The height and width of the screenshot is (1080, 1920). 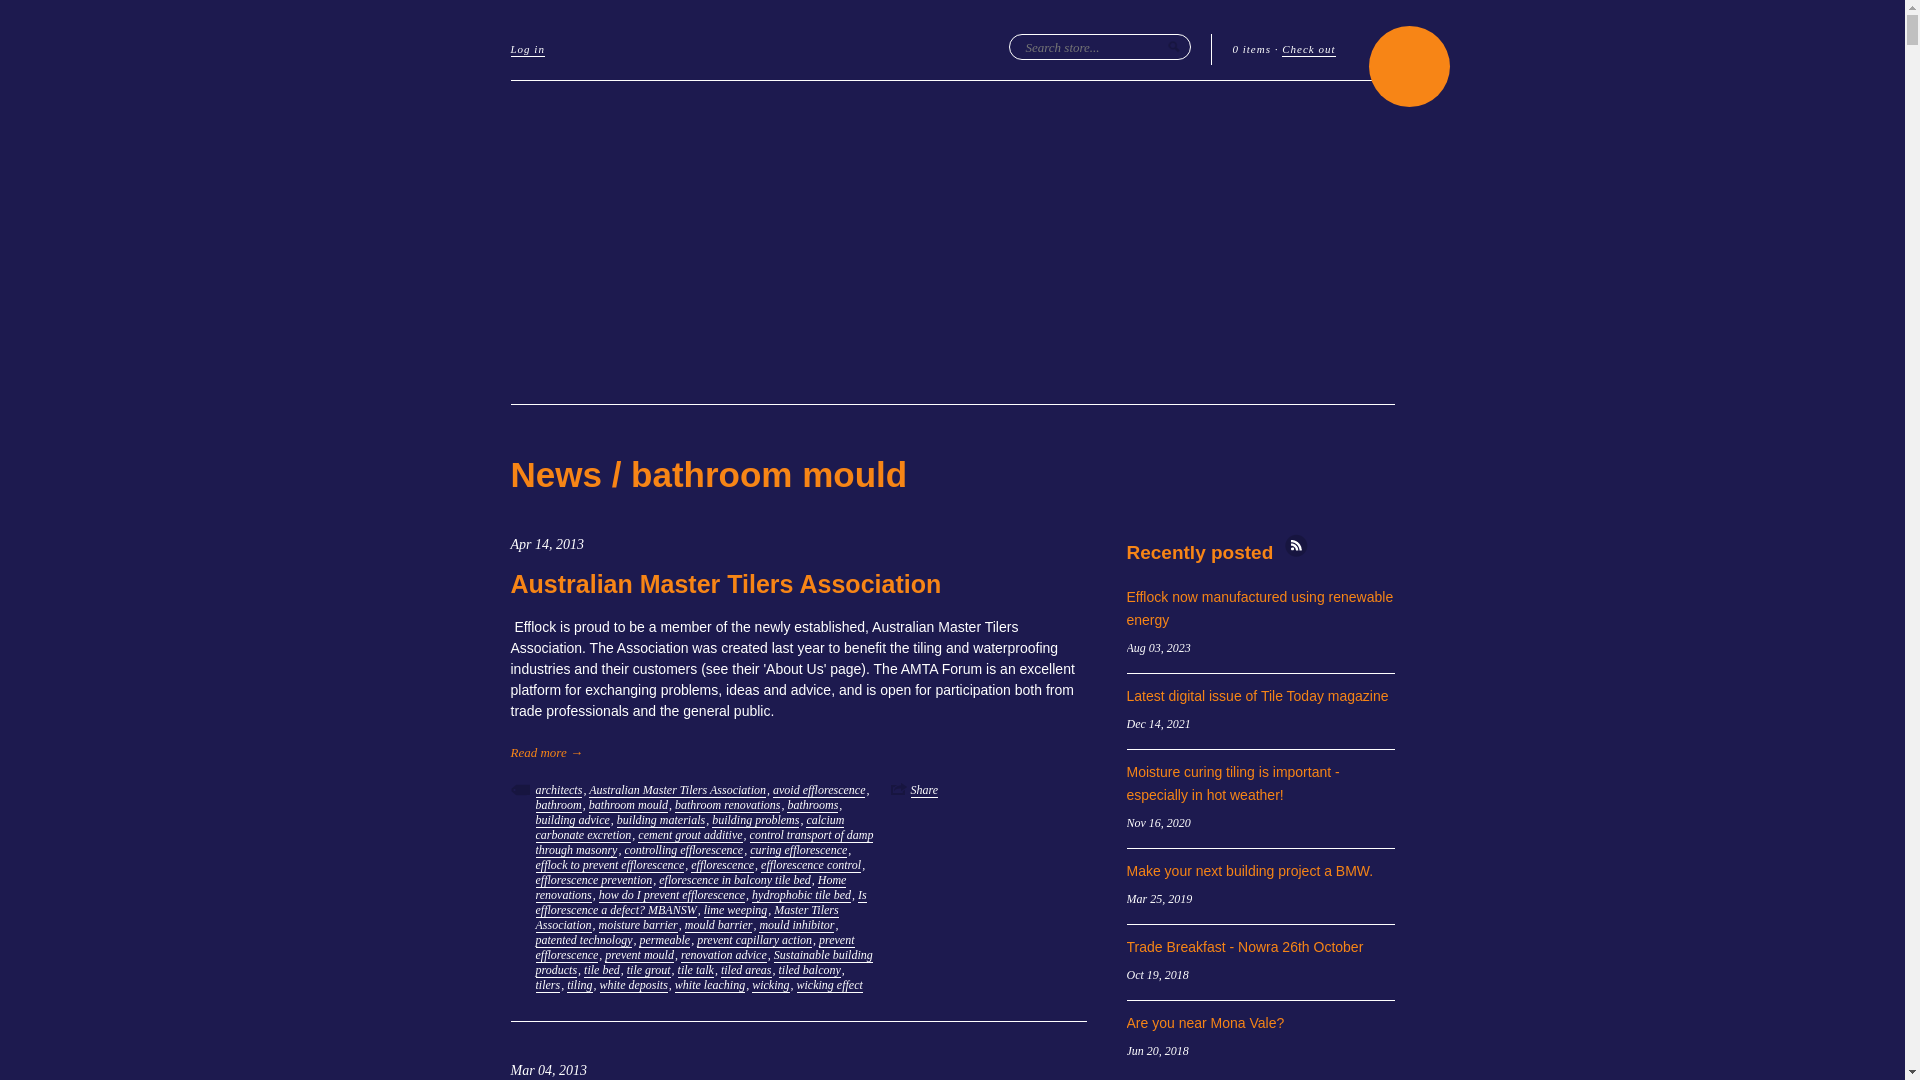 What do you see at coordinates (726, 804) in the screenshot?
I see `'bathroom renovations'` at bounding box center [726, 804].